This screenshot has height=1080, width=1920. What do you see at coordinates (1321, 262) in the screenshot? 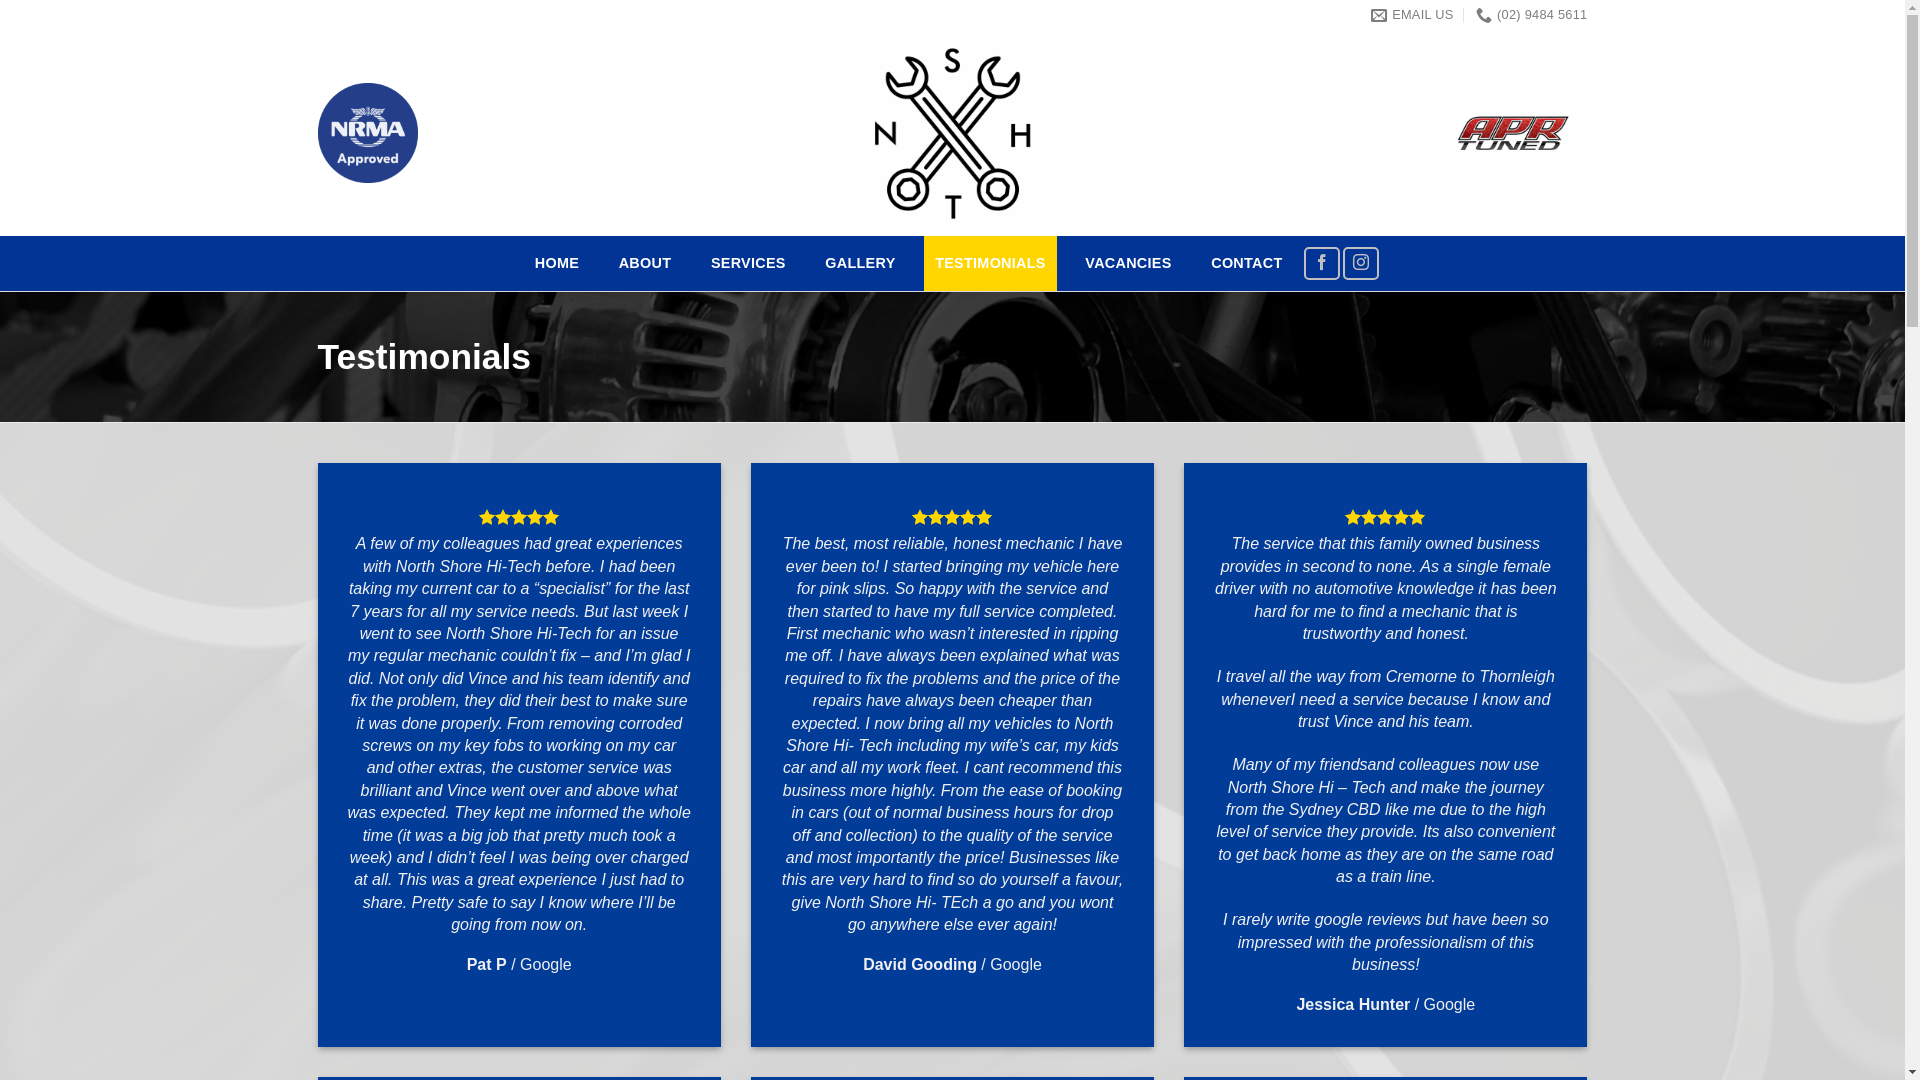
I see `'Follow on Facebook'` at bounding box center [1321, 262].